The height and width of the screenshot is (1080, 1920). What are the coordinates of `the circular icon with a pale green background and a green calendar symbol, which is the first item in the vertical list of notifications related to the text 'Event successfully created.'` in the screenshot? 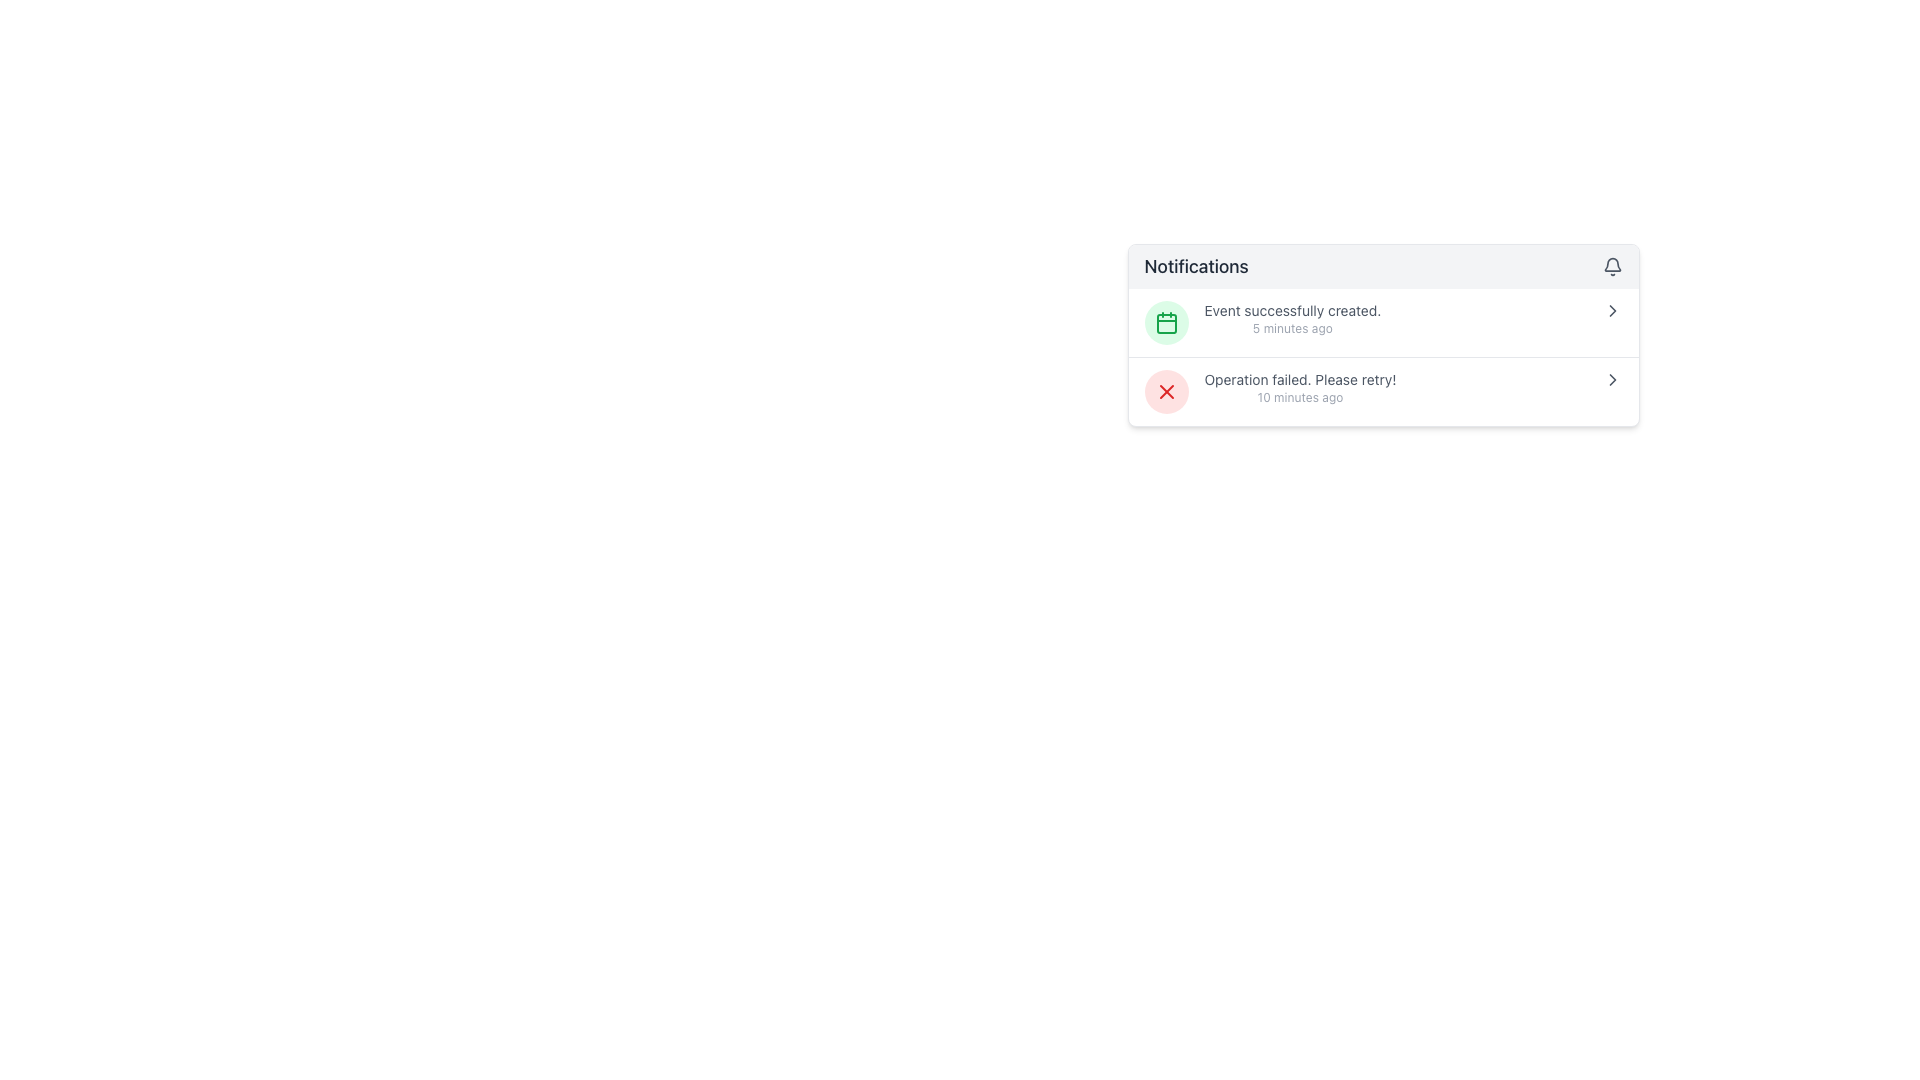 It's located at (1166, 322).